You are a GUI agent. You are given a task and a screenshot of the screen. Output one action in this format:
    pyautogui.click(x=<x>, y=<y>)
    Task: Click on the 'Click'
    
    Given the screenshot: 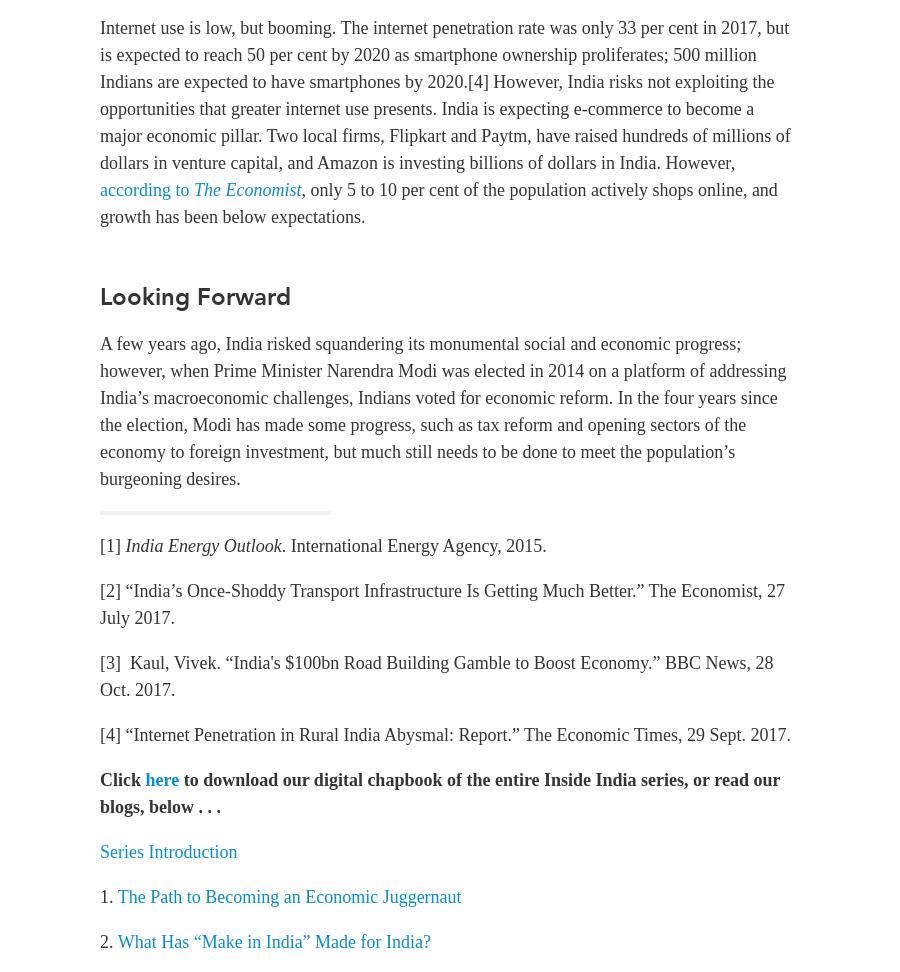 What is the action you would take?
    pyautogui.click(x=98, y=780)
    